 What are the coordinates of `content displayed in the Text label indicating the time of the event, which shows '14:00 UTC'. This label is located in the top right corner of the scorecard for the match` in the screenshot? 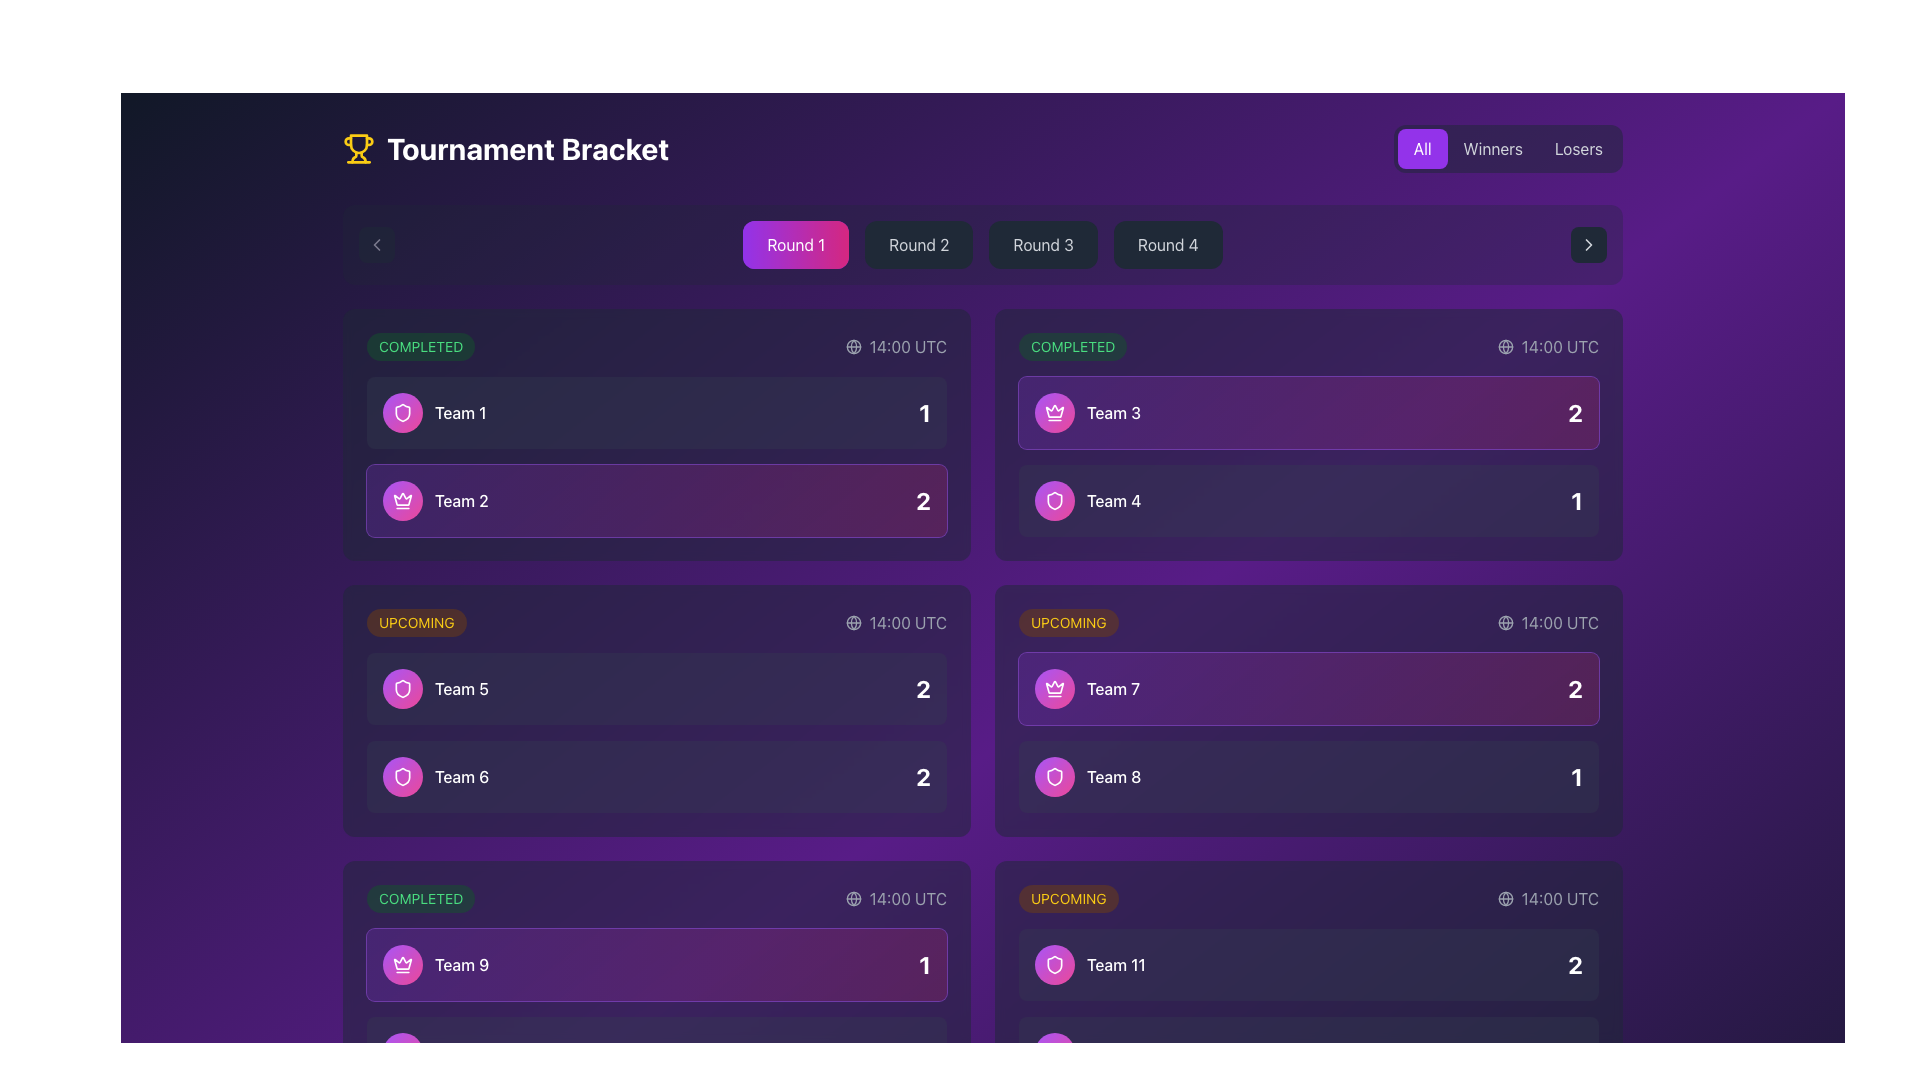 It's located at (907, 622).